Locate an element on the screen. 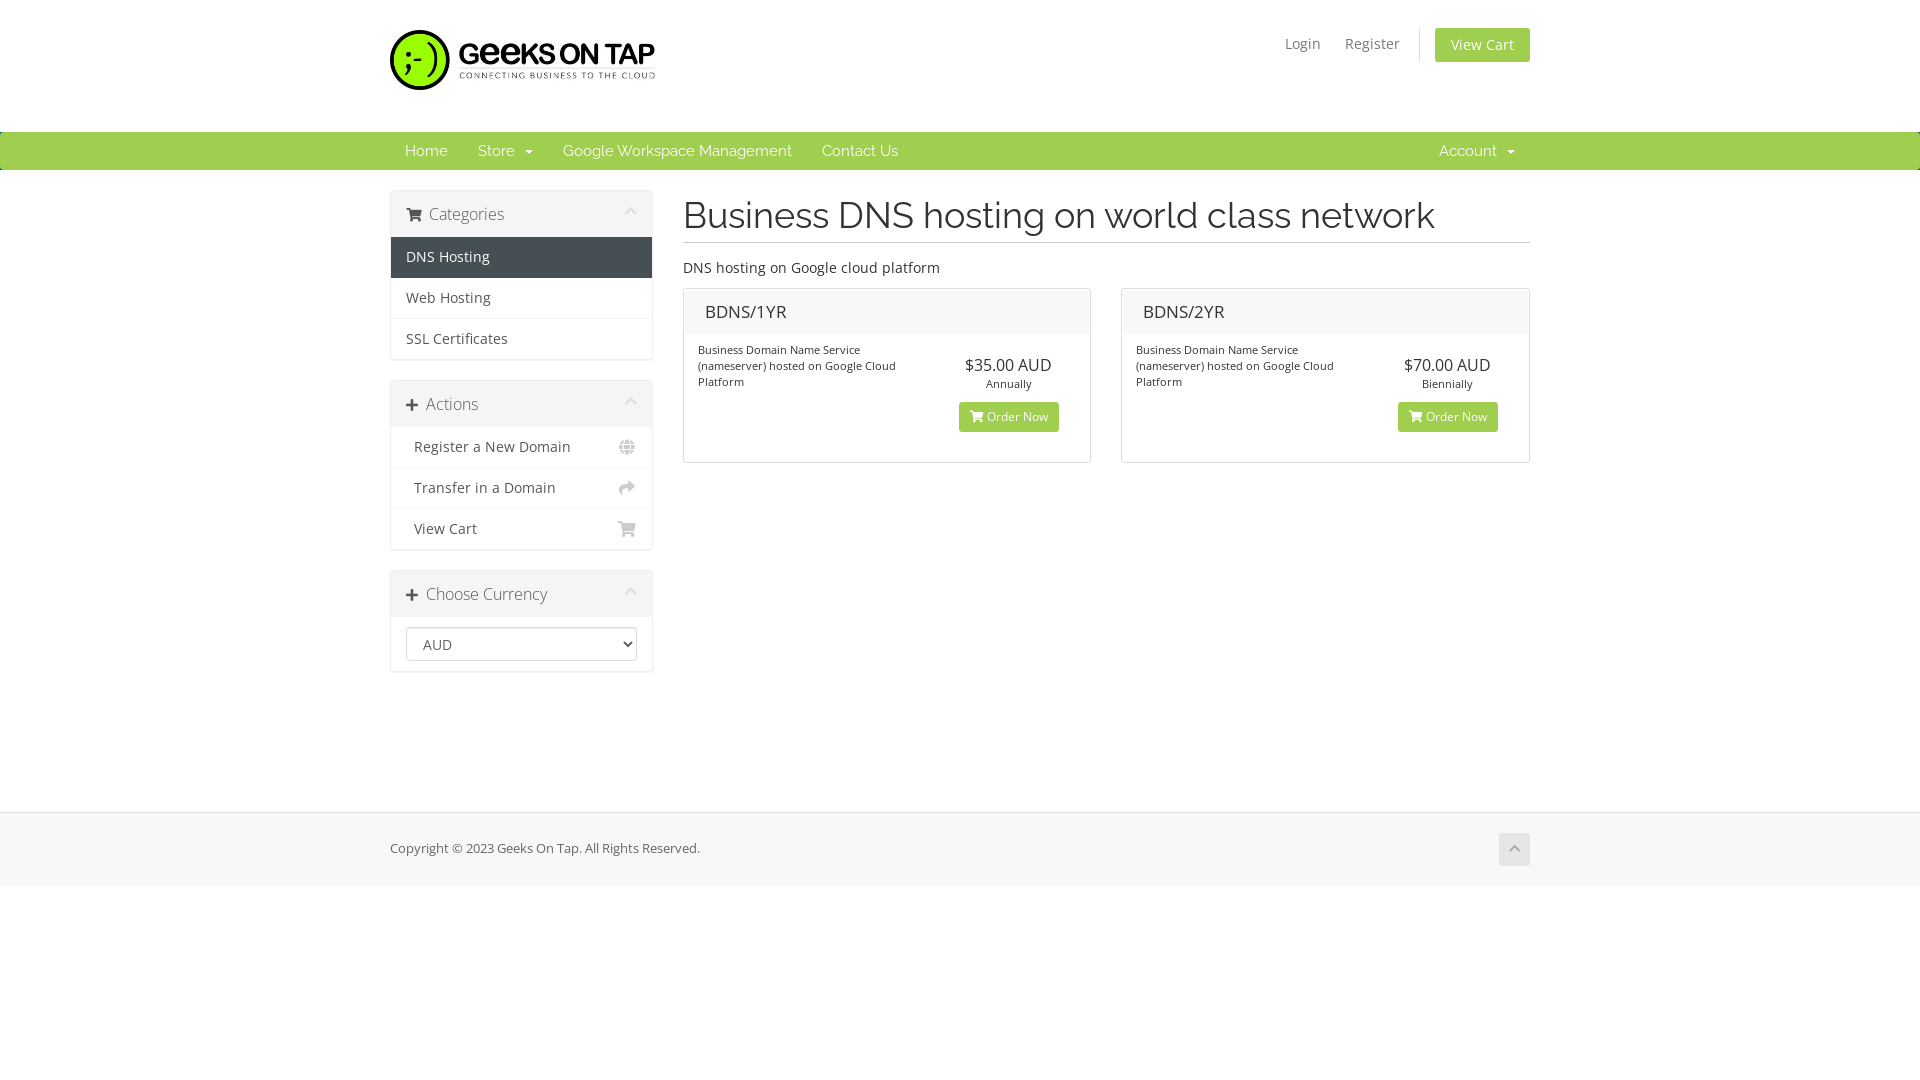 Image resolution: width=1920 pixels, height=1080 pixels. '  View Cart' is located at coordinates (521, 527).